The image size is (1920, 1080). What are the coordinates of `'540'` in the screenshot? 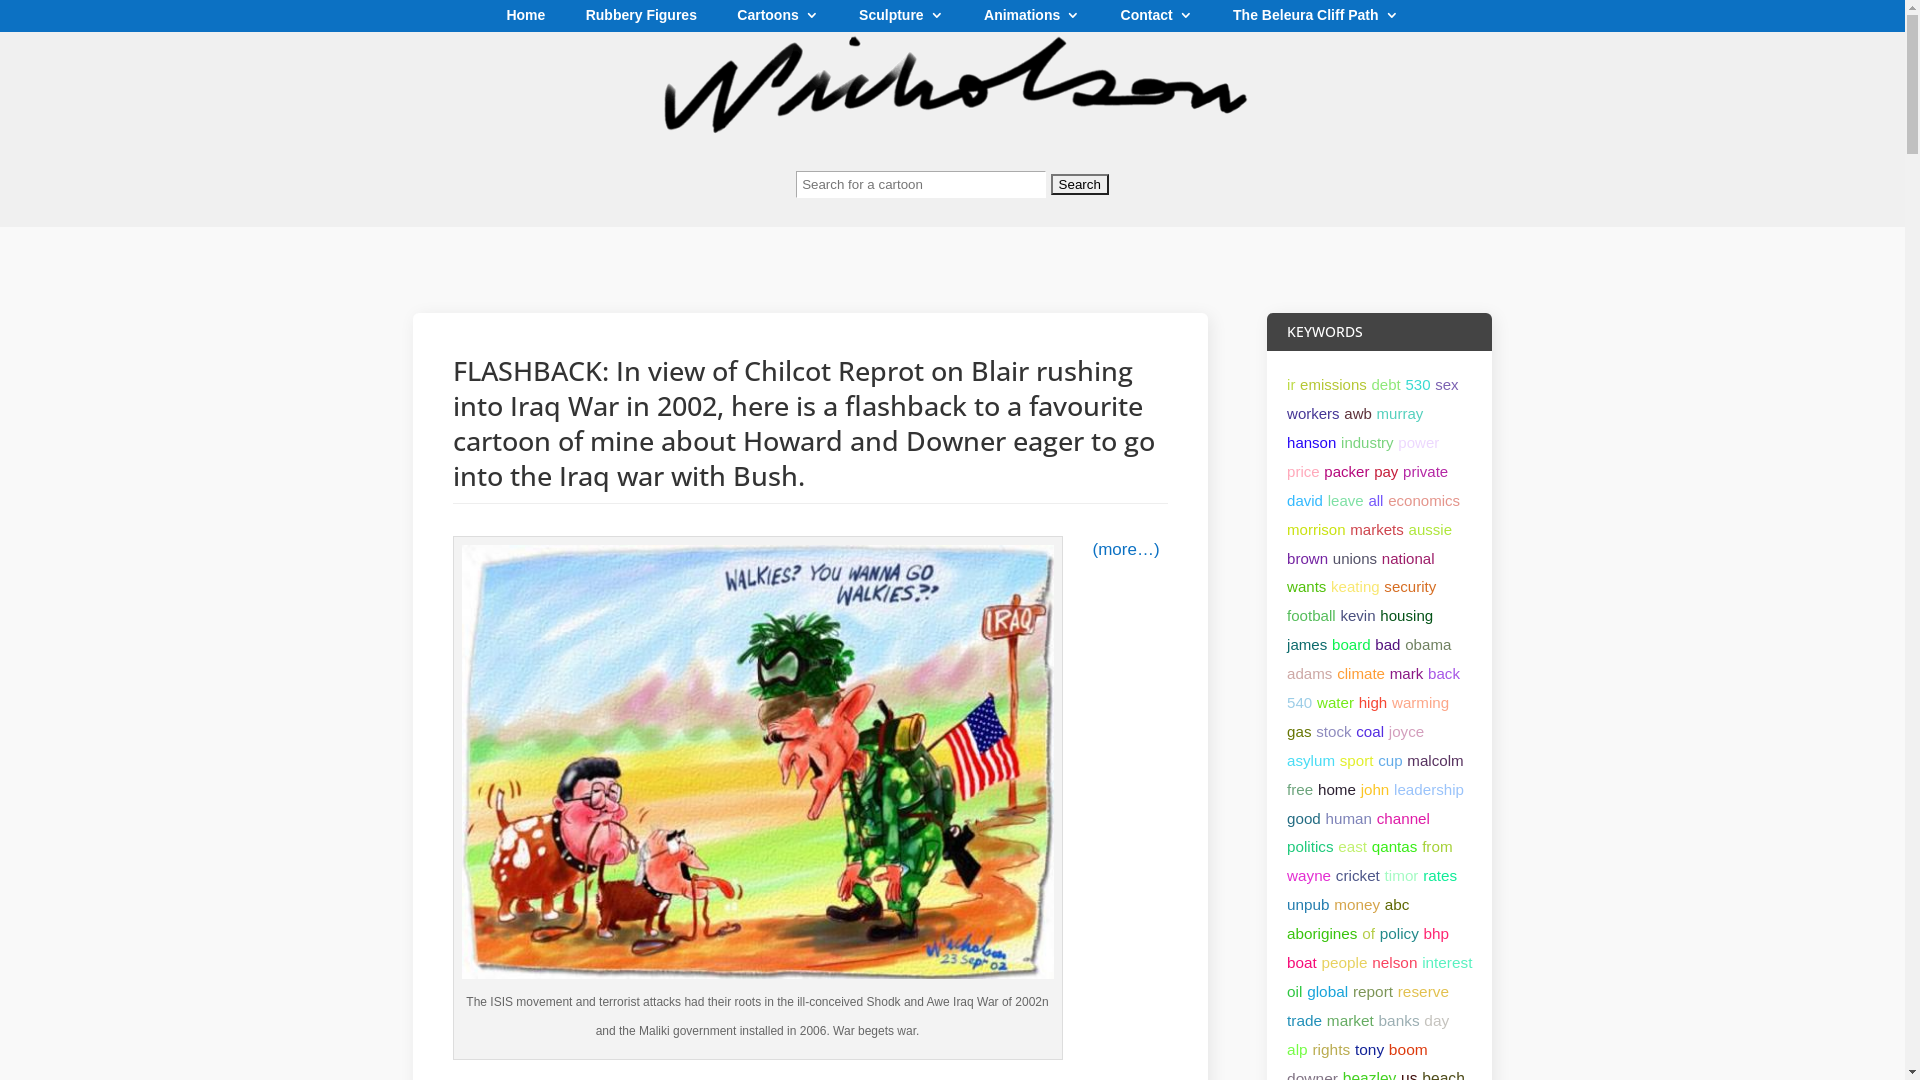 It's located at (1299, 701).